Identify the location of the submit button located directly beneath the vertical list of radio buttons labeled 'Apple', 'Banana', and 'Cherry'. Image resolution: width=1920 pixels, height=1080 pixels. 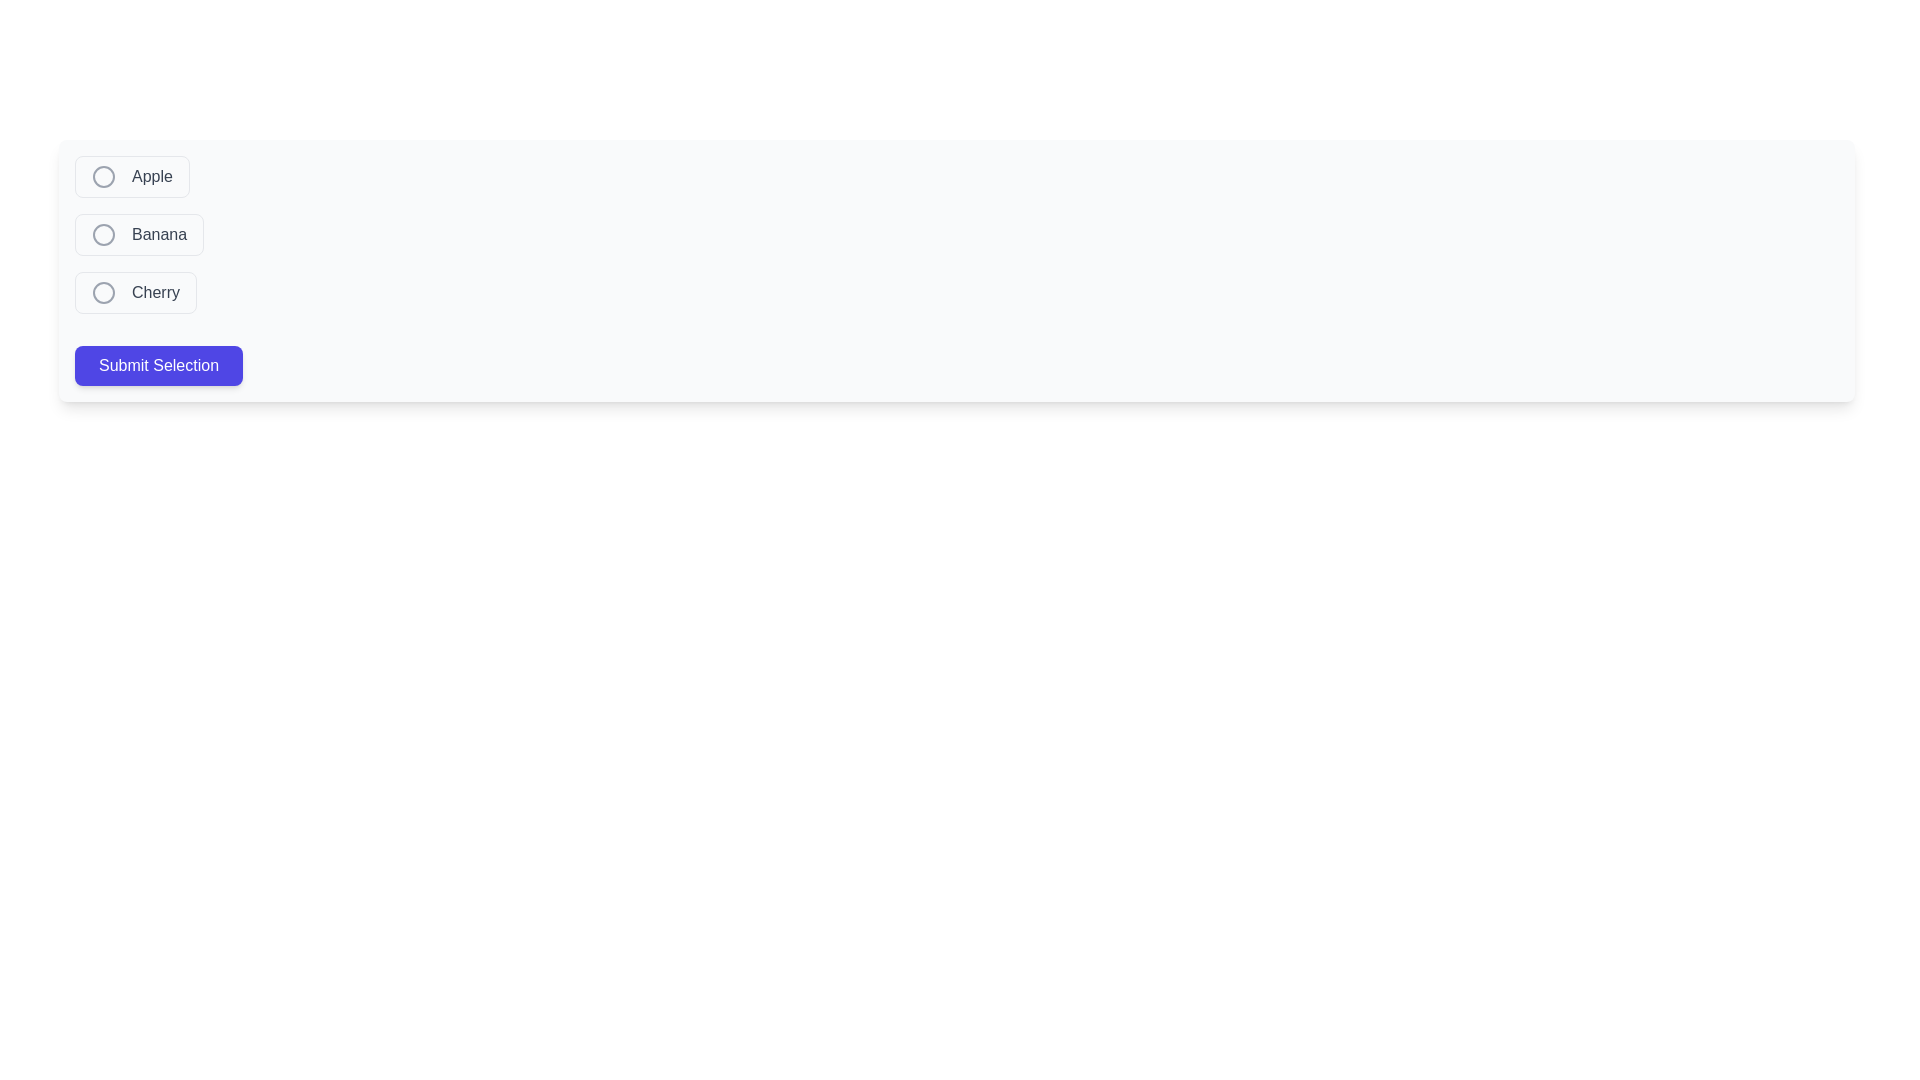
(157, 366).